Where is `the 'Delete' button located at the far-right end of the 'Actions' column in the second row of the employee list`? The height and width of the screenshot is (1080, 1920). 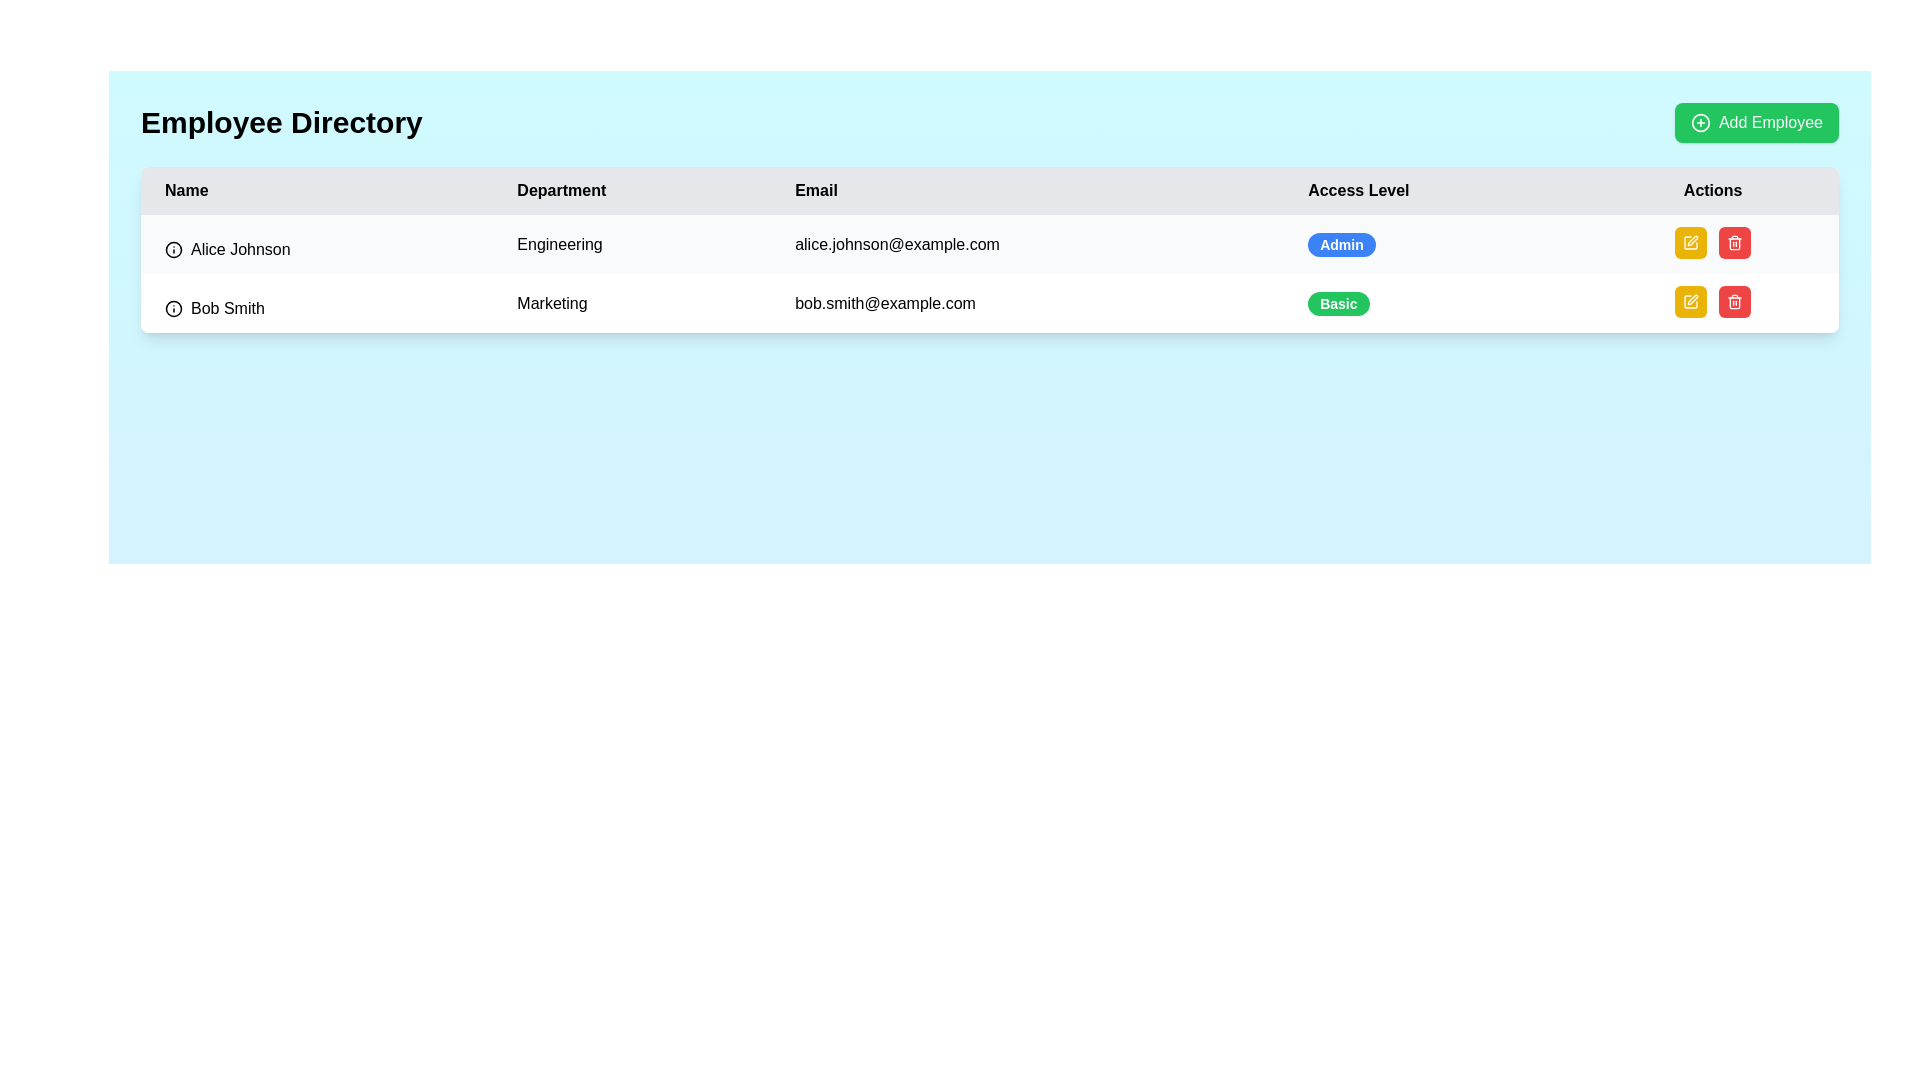 the 'Delete' button located at the far-right end of the 'Actions' column in the second row of the employee list is located at coordinates (1734, 301).